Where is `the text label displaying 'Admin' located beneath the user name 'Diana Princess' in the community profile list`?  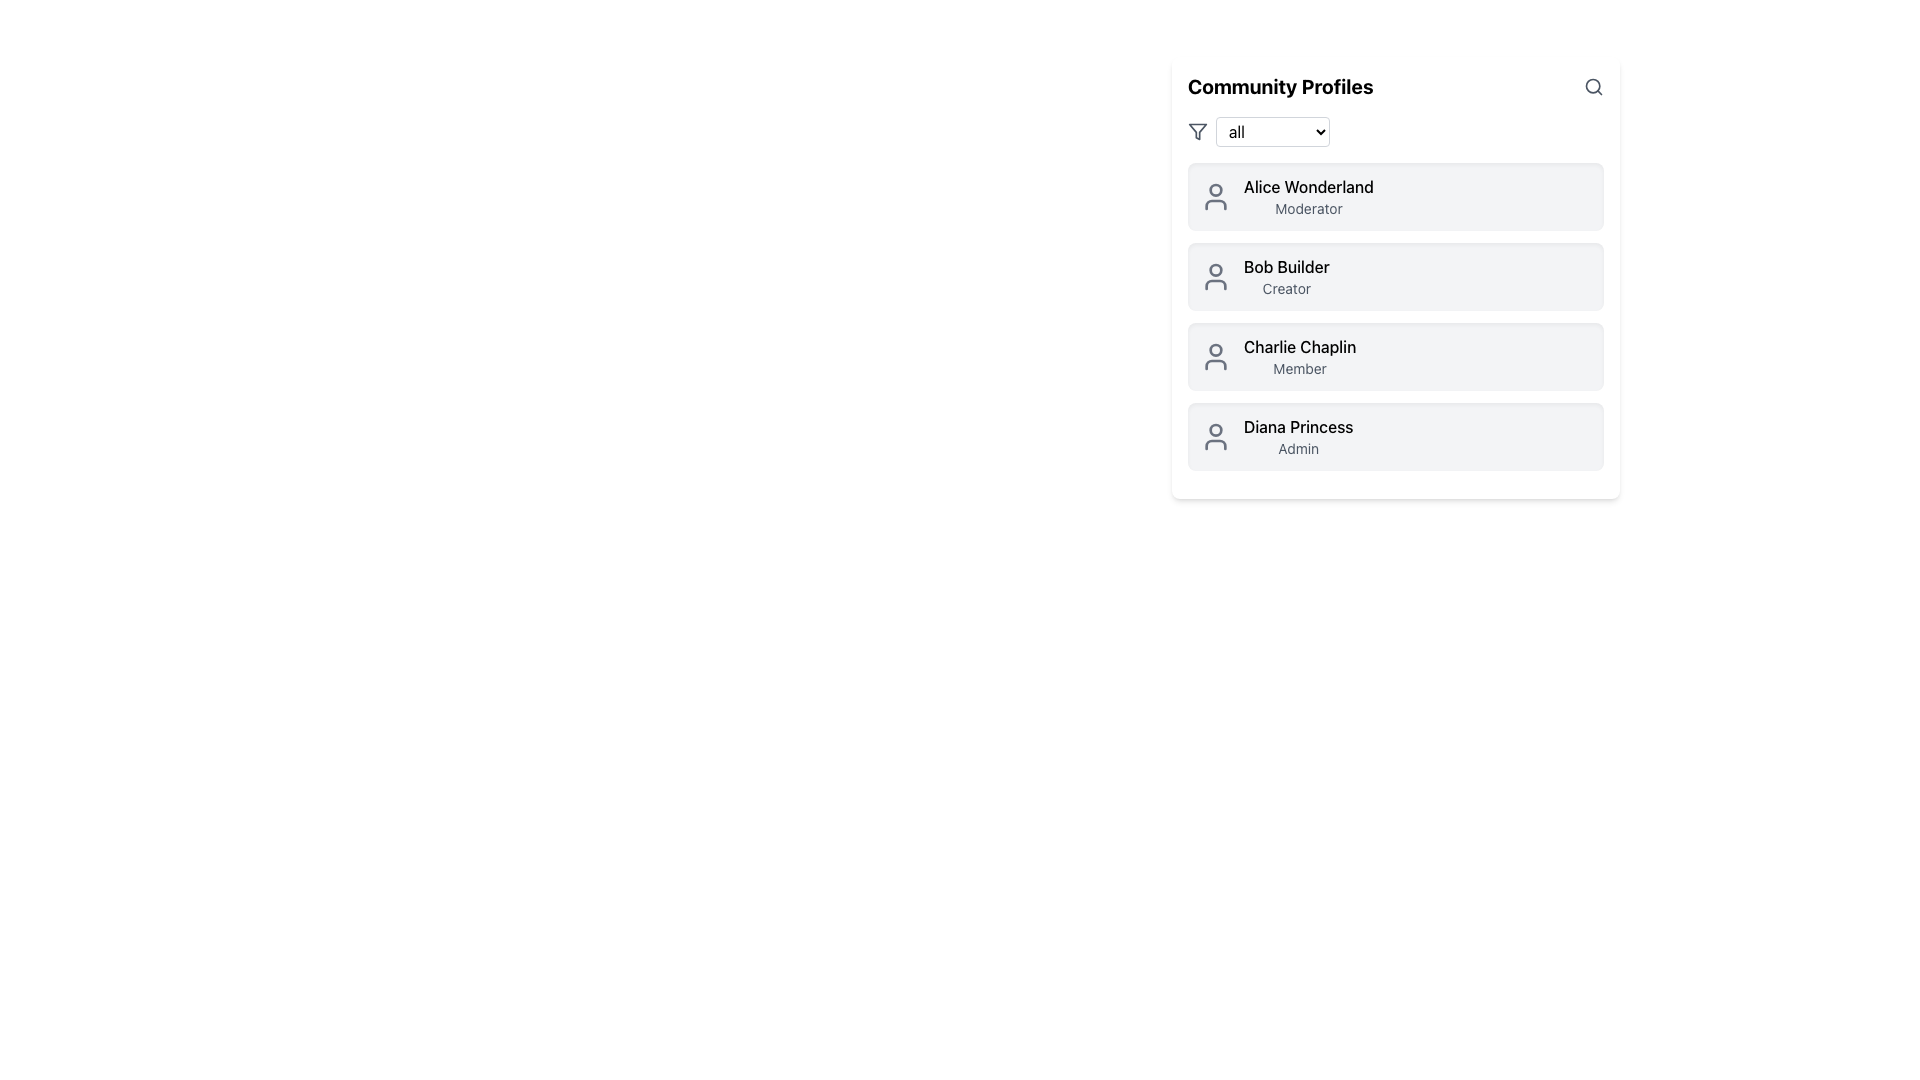
the text label displaying 'Admin' located beneath the user name 'Diana Princess' in the community profile list is located at coordinates (1298, 447).